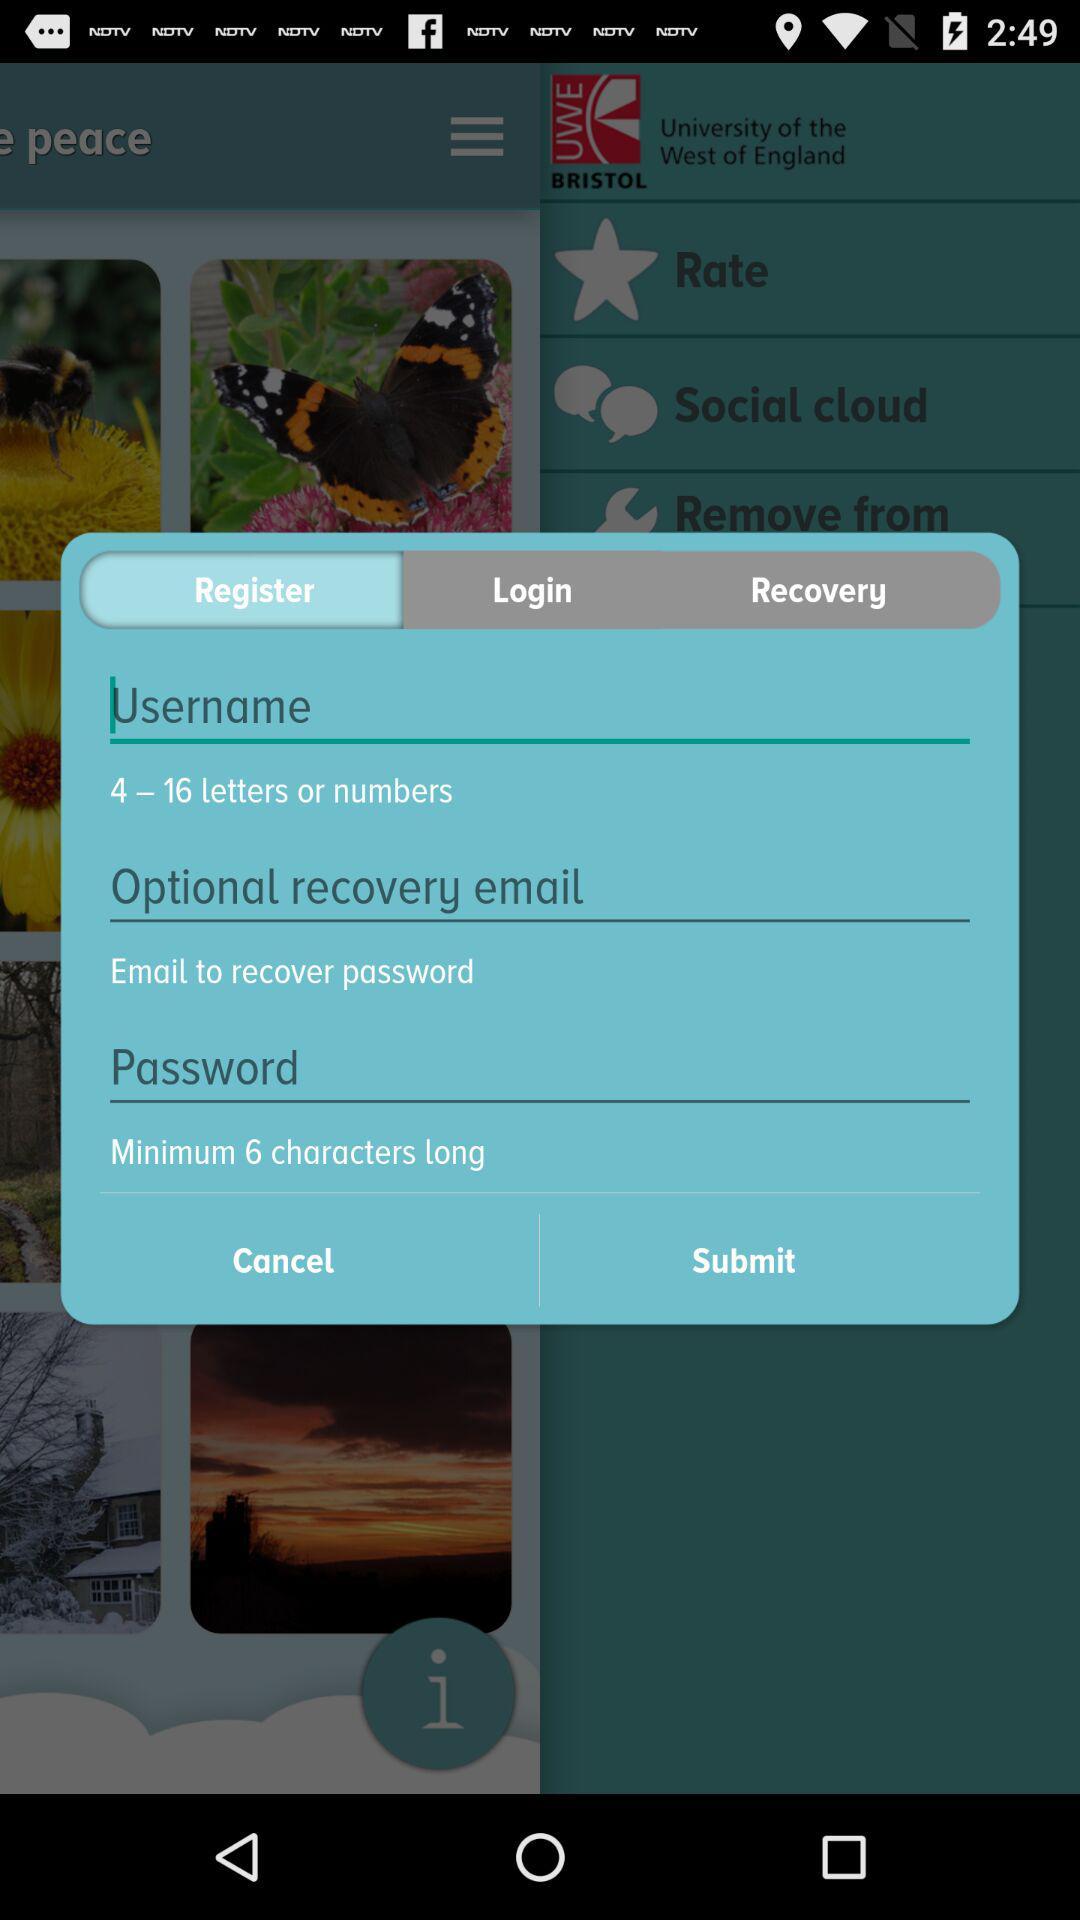 The height and width of the screenshot is (1920, 1080). Describe the element at coordinates (540, 706) in the screenshot. I see `insert username` at that location.